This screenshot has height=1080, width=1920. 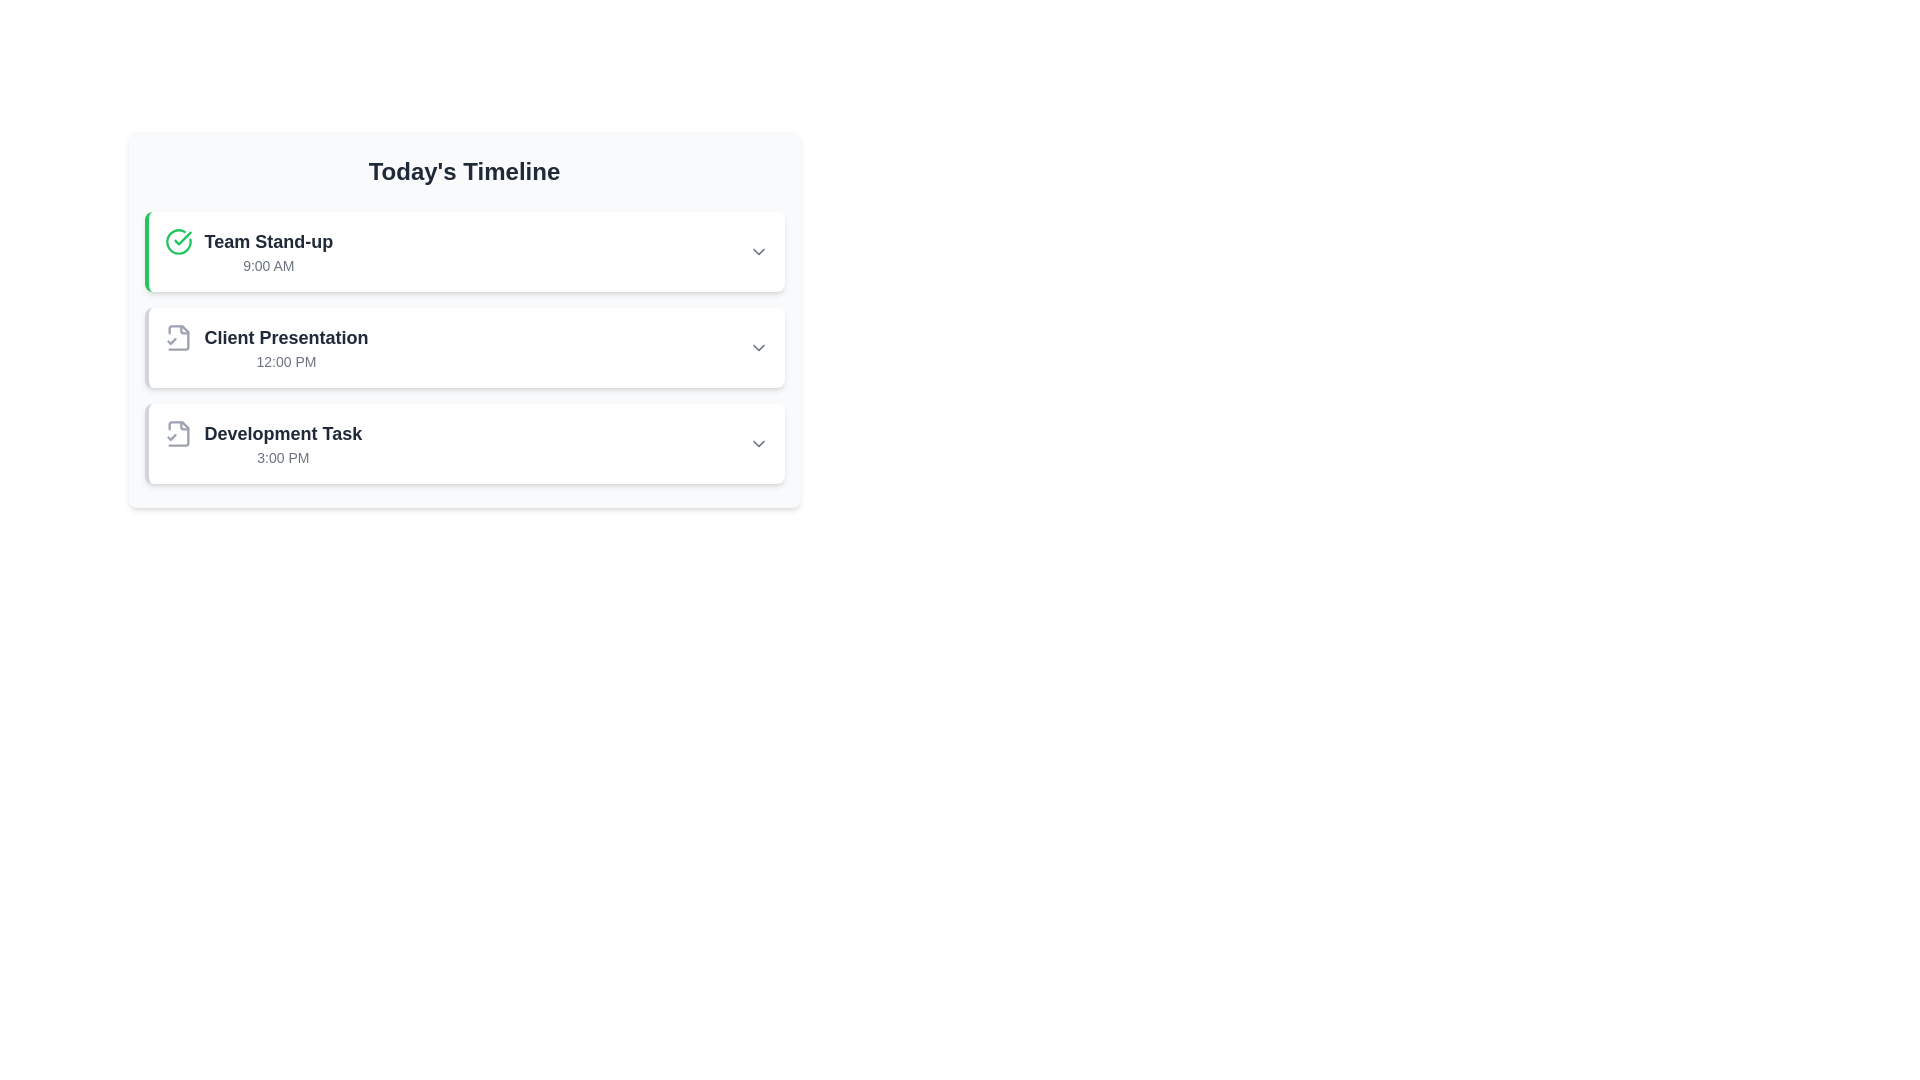 What do you see at coordinates (265, 346) in the screenshot?
I see `the 'Client Presentation' list item` at bounding box center [265, 346].